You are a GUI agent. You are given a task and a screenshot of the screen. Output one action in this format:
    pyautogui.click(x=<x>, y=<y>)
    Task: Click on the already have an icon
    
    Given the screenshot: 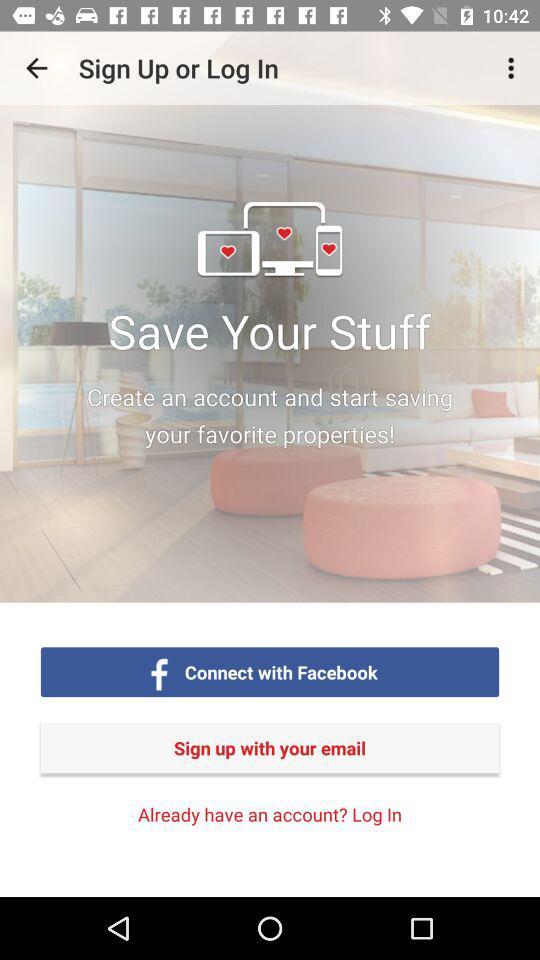 What is the action you would take?
    pyautogui.click(x=270, y=814)
    